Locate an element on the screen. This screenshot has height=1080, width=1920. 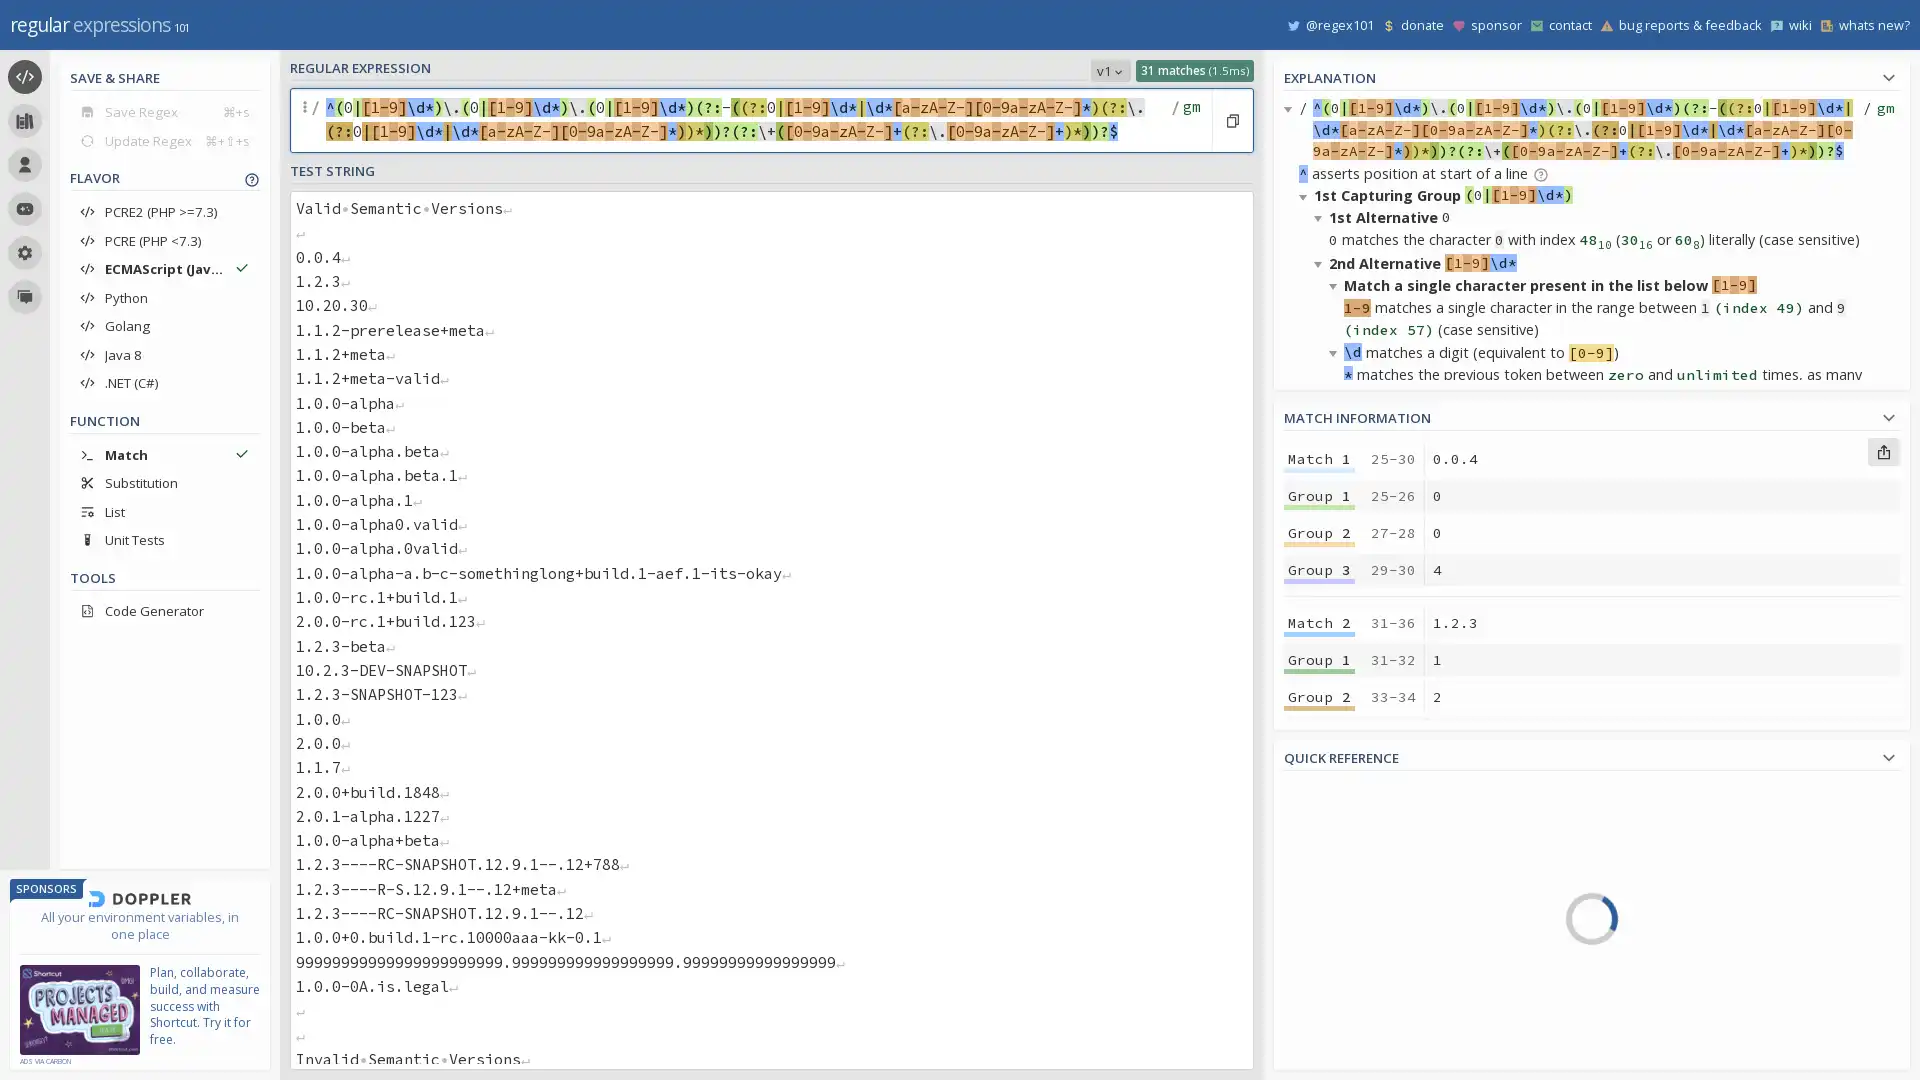
Collapse Subtree is located at coordinates (1336, 600).